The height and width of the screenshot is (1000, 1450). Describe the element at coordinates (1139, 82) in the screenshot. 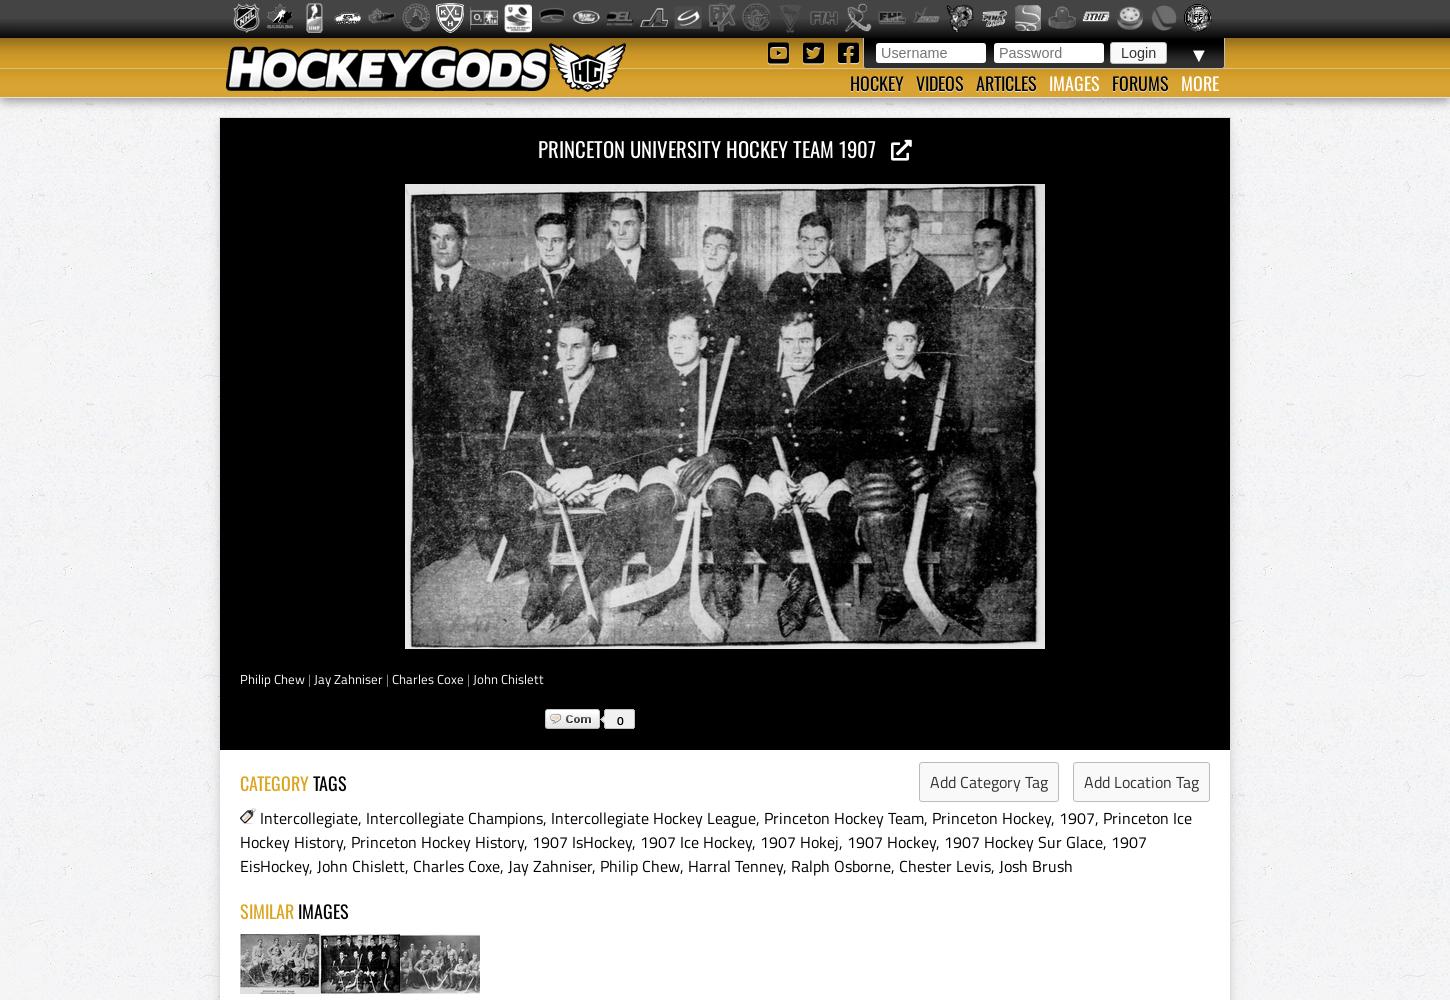

I see `'Forums'` at that location.